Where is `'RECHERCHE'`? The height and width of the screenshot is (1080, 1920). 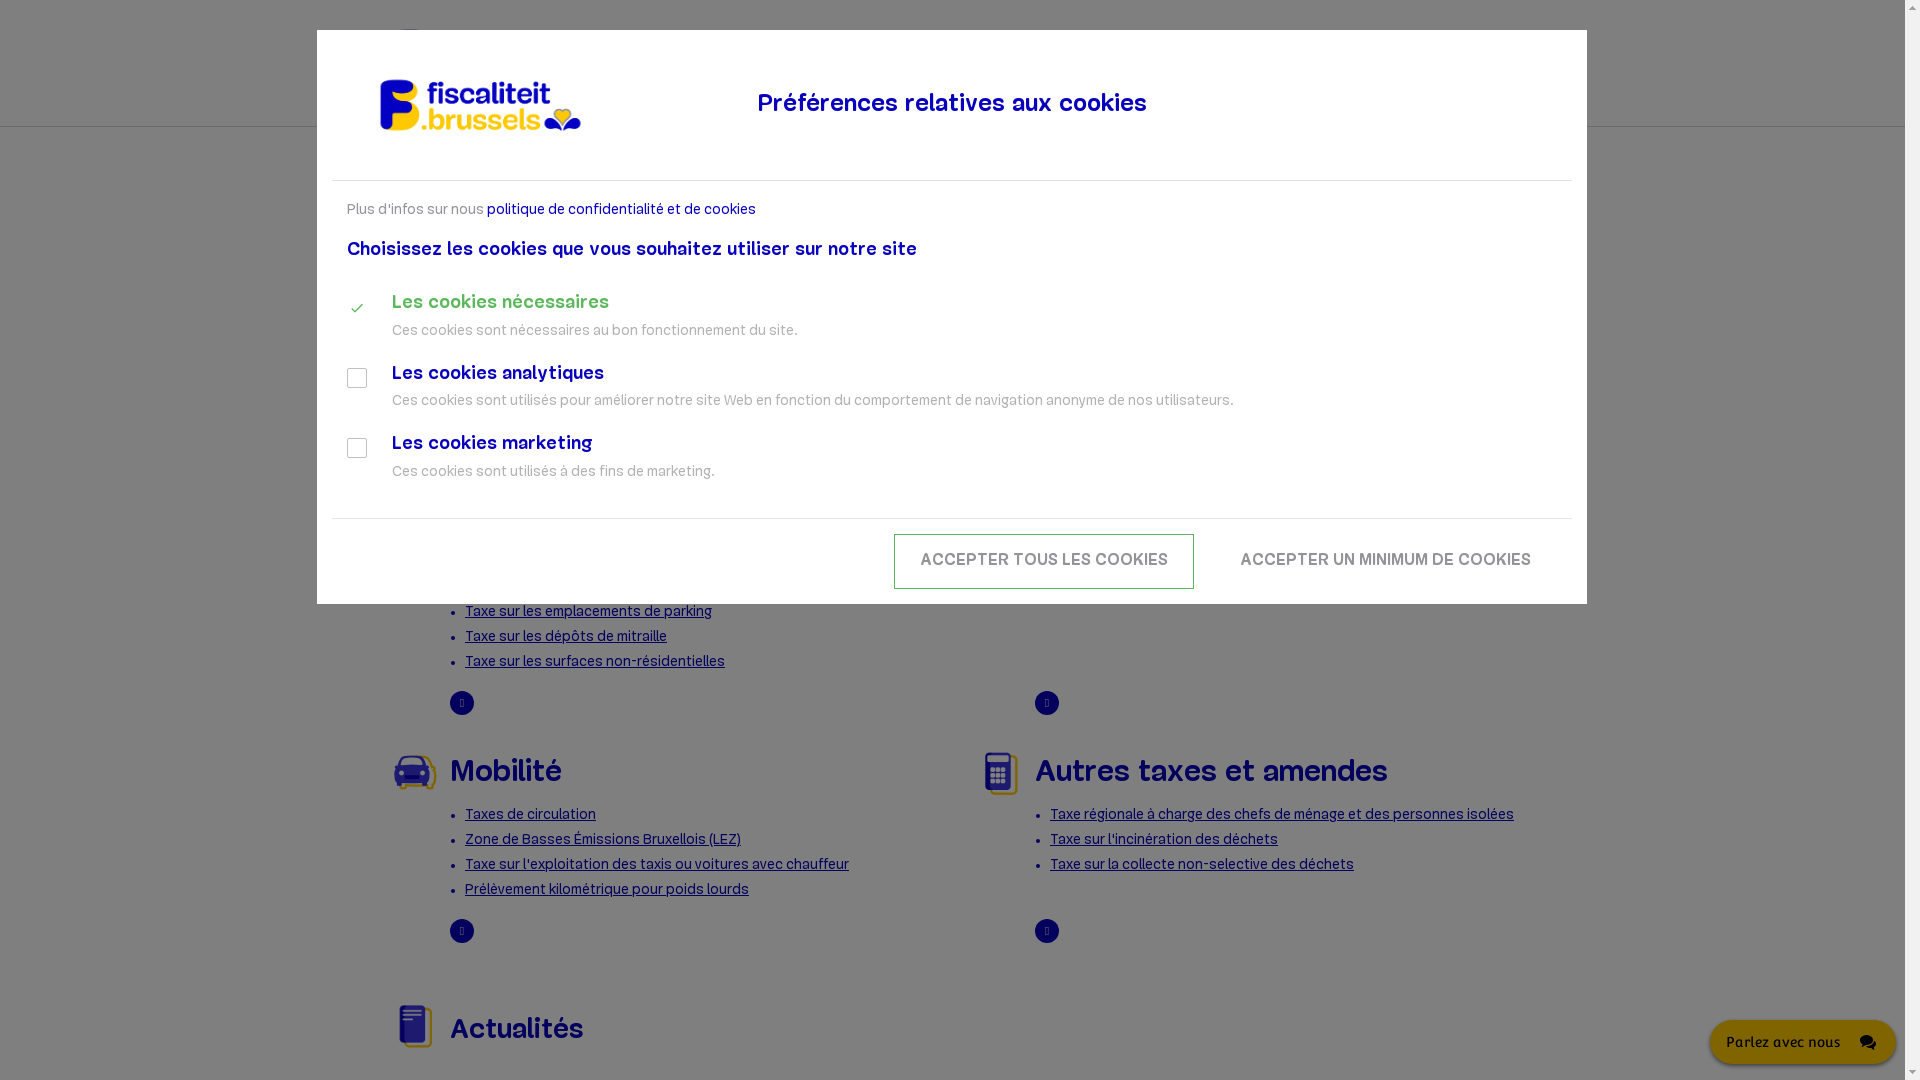
'RECHERCHE' is located at coordinates (1468, 56).